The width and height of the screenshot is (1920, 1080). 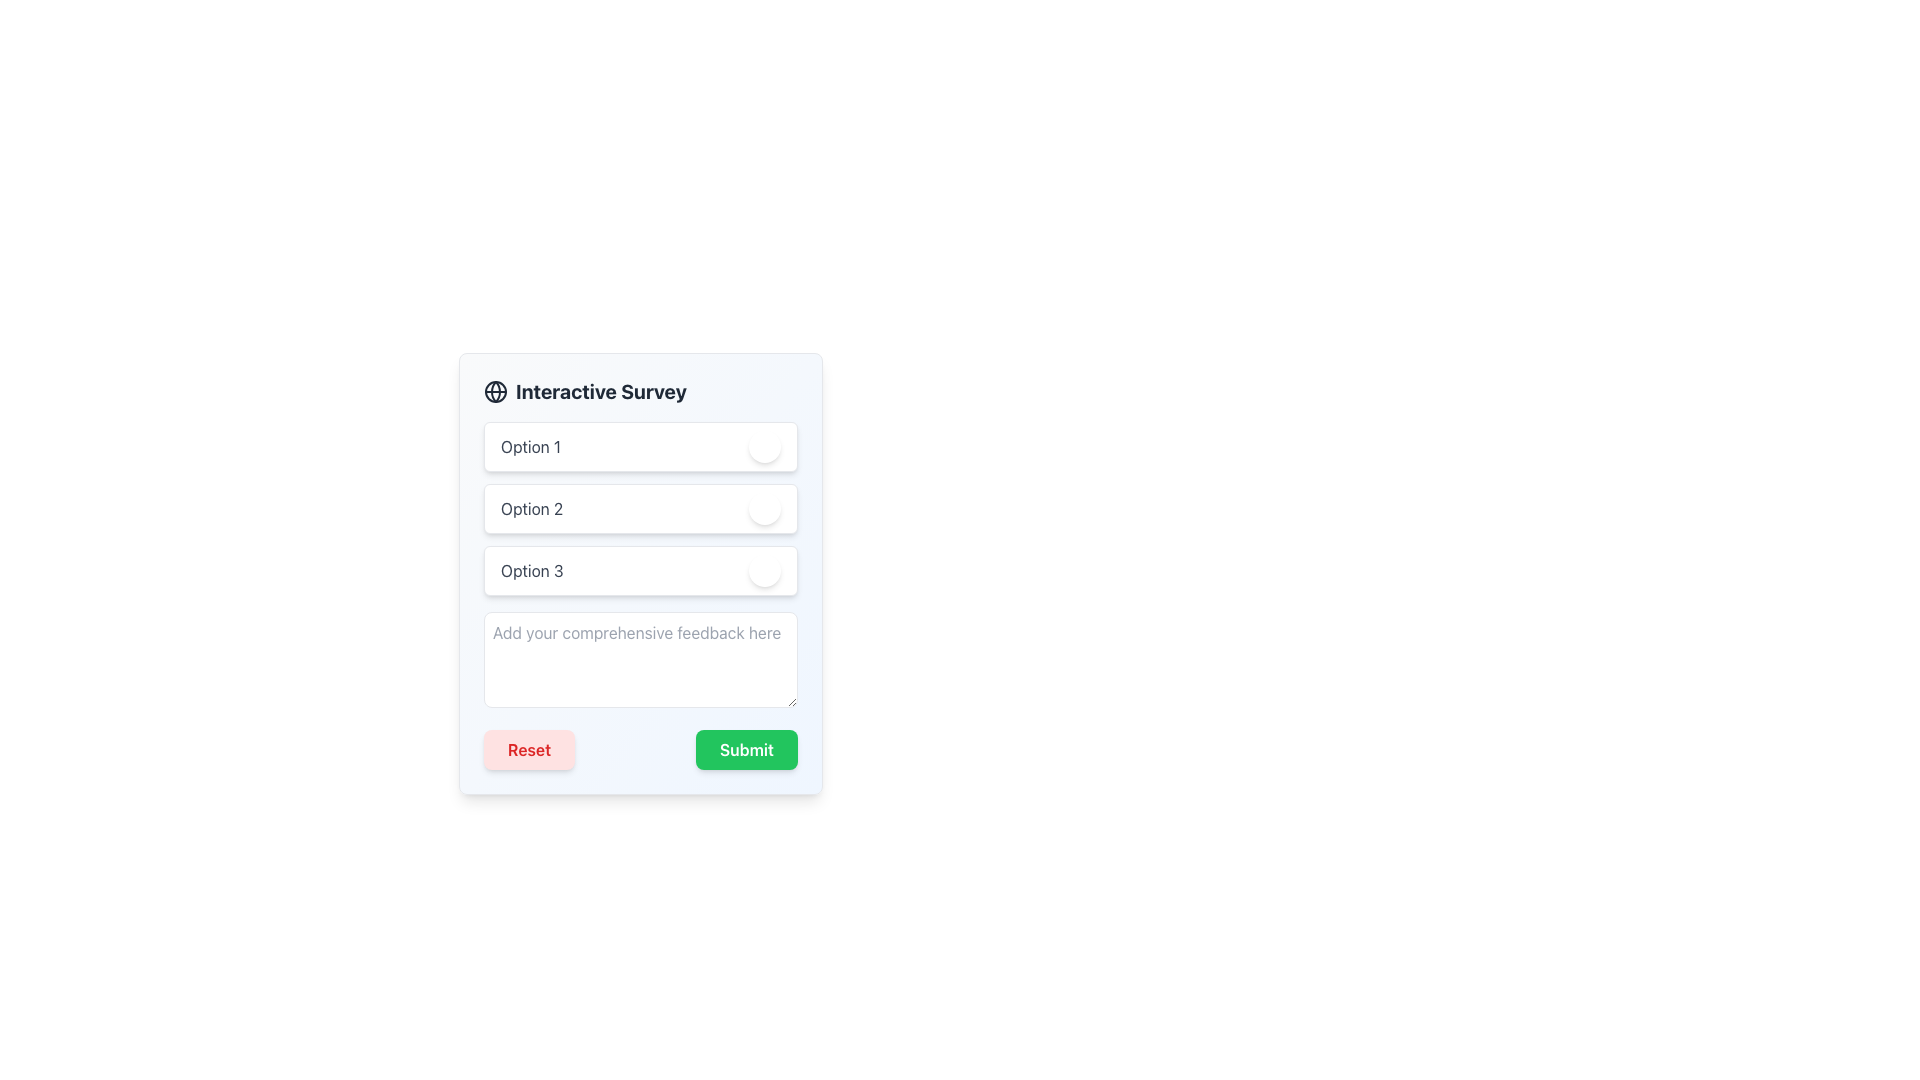 I want to click on the green 'Submit' button with rounded corners located at the bottom-right of the panel, so click(x=745, y=749).